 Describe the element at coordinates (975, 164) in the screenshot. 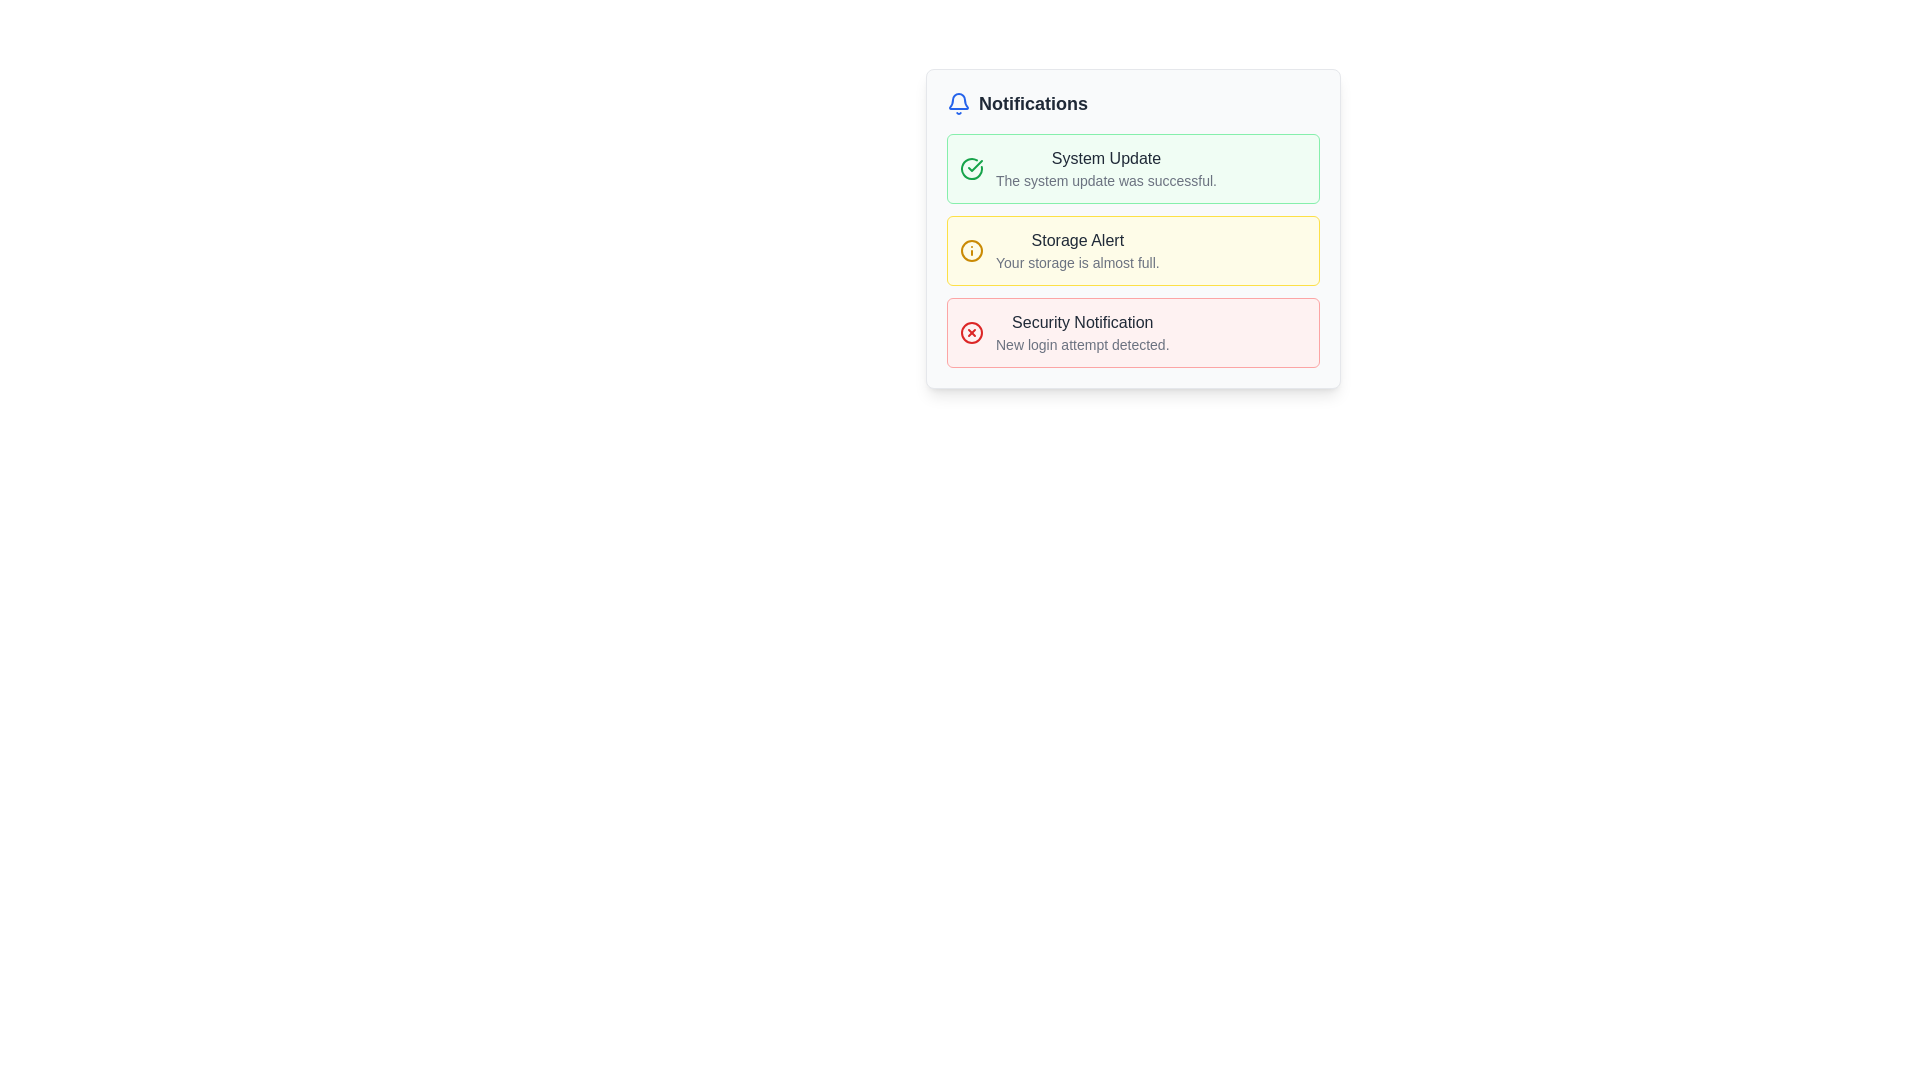

I see `the green checkmark icon indicating success in the first row of the notification list` at that location.